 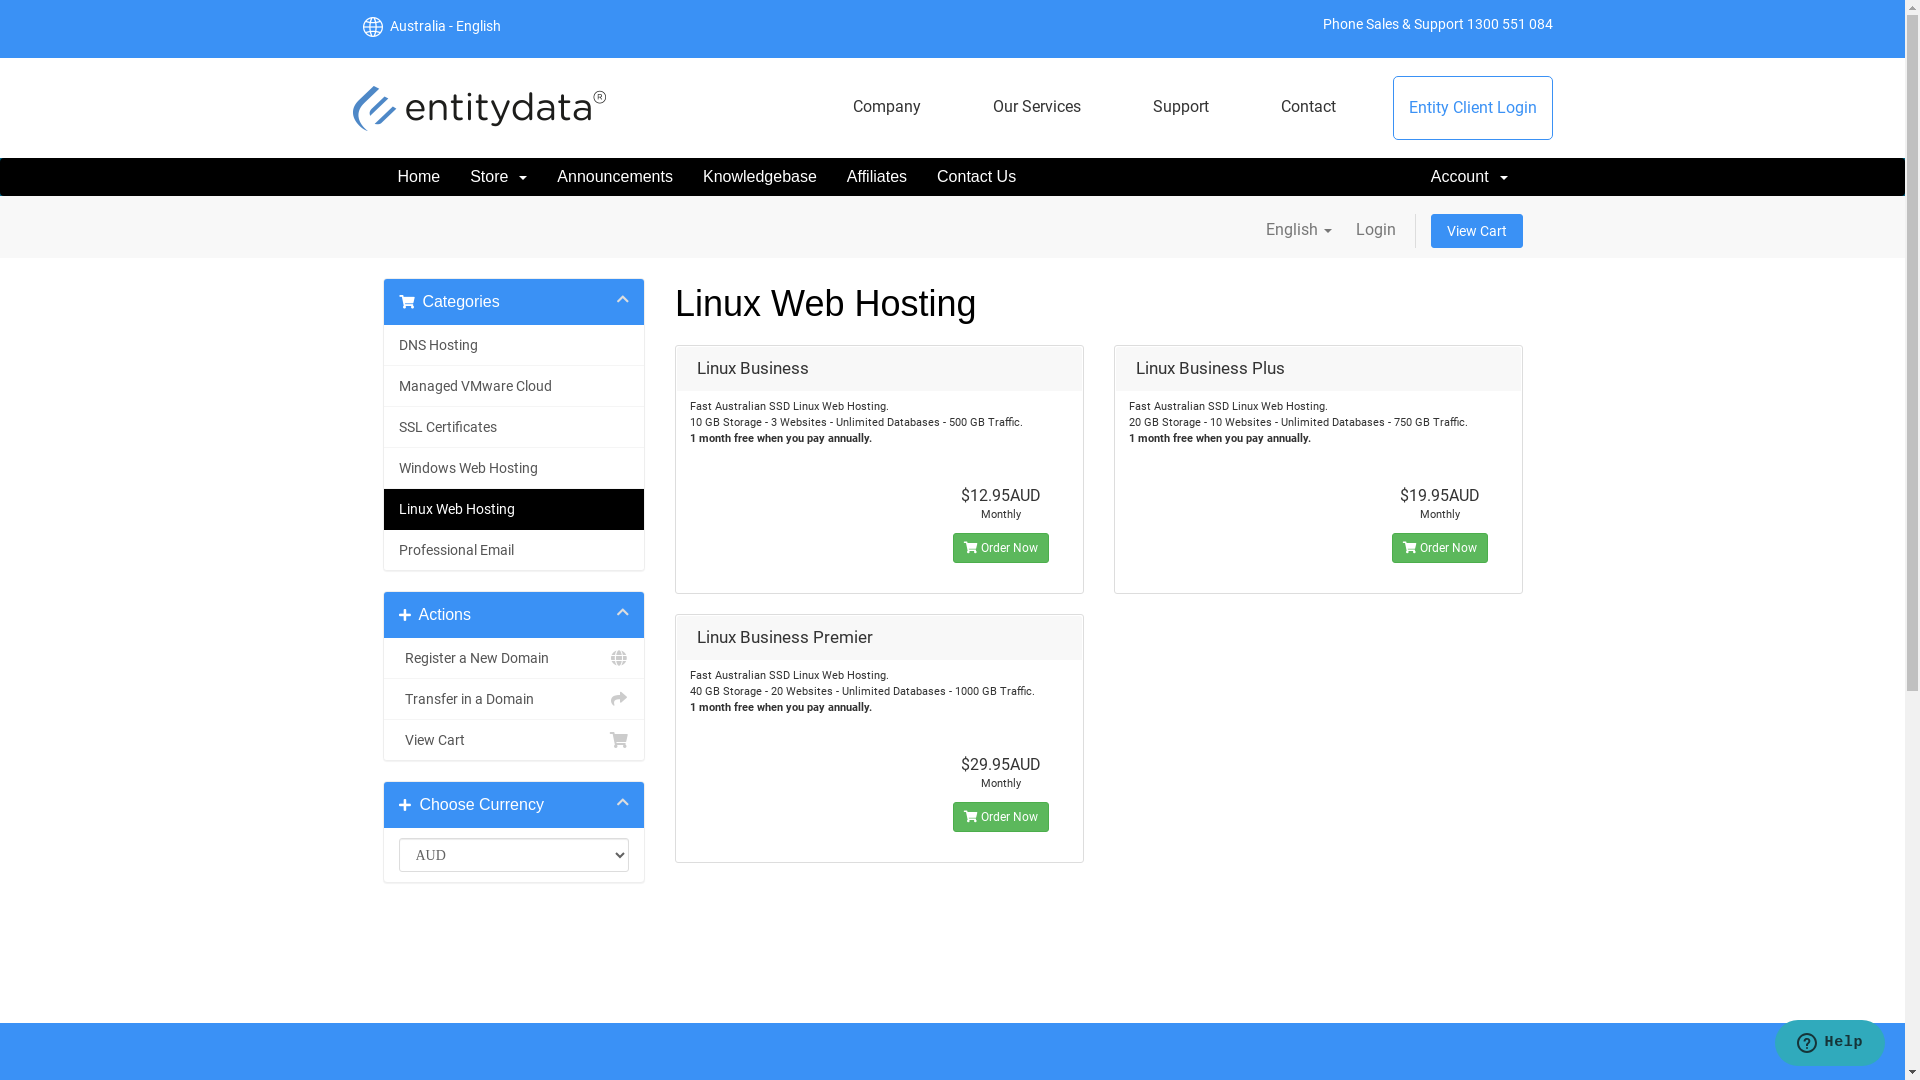 I want to click on 'Support', so click(x=1180, y=107).